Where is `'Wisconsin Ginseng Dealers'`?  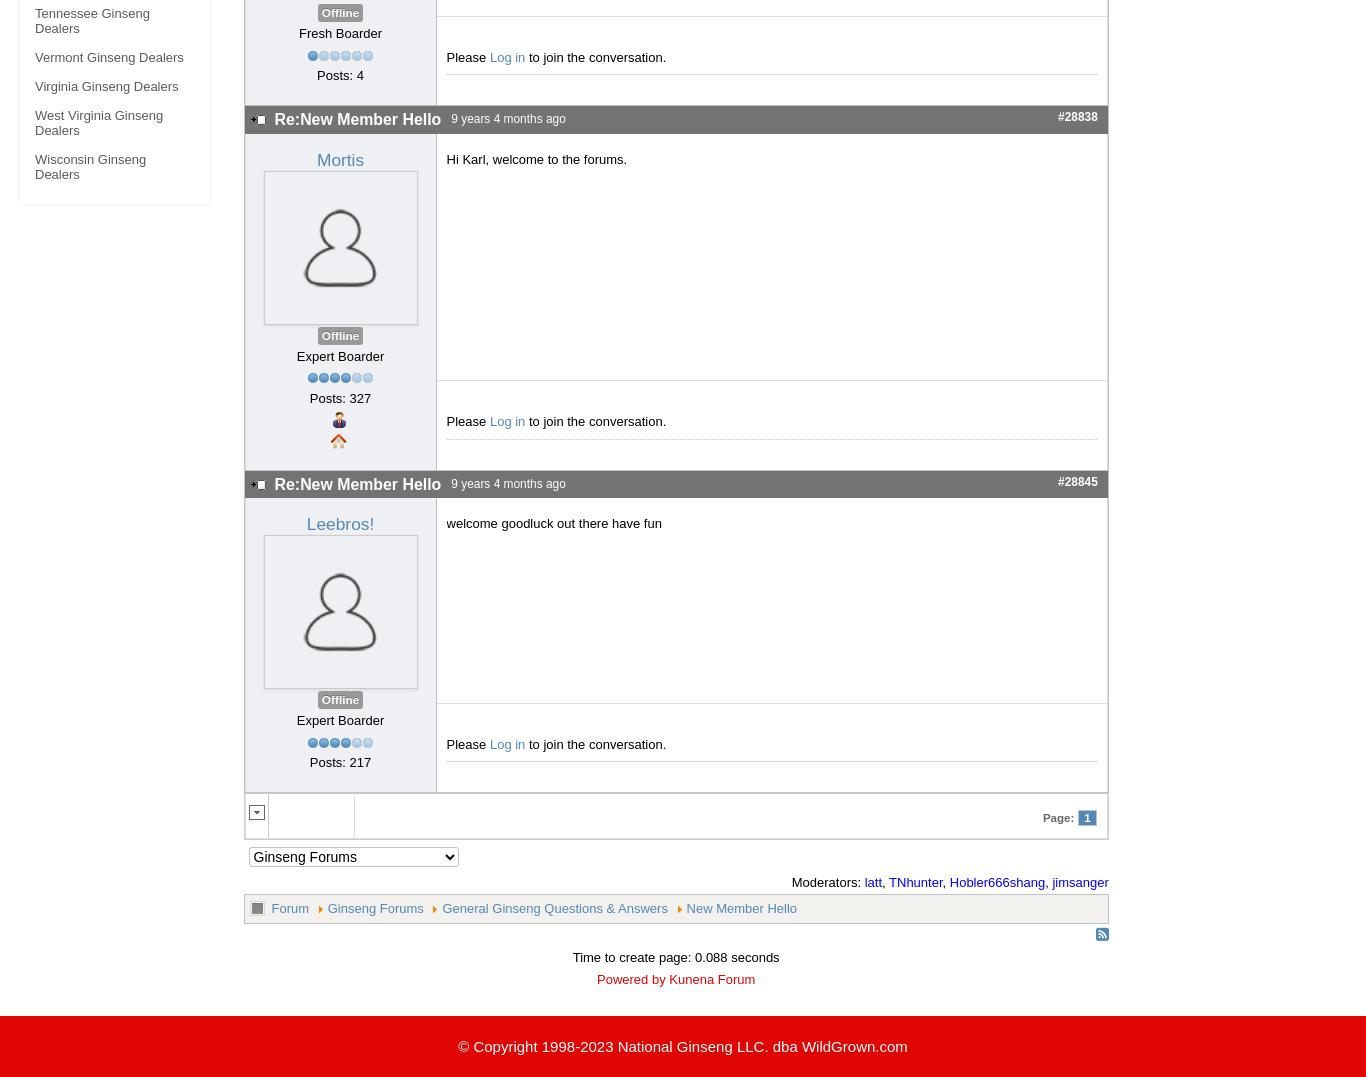
'Wisconsin Ginseng Dealers' is located at coordinates (90, 166).